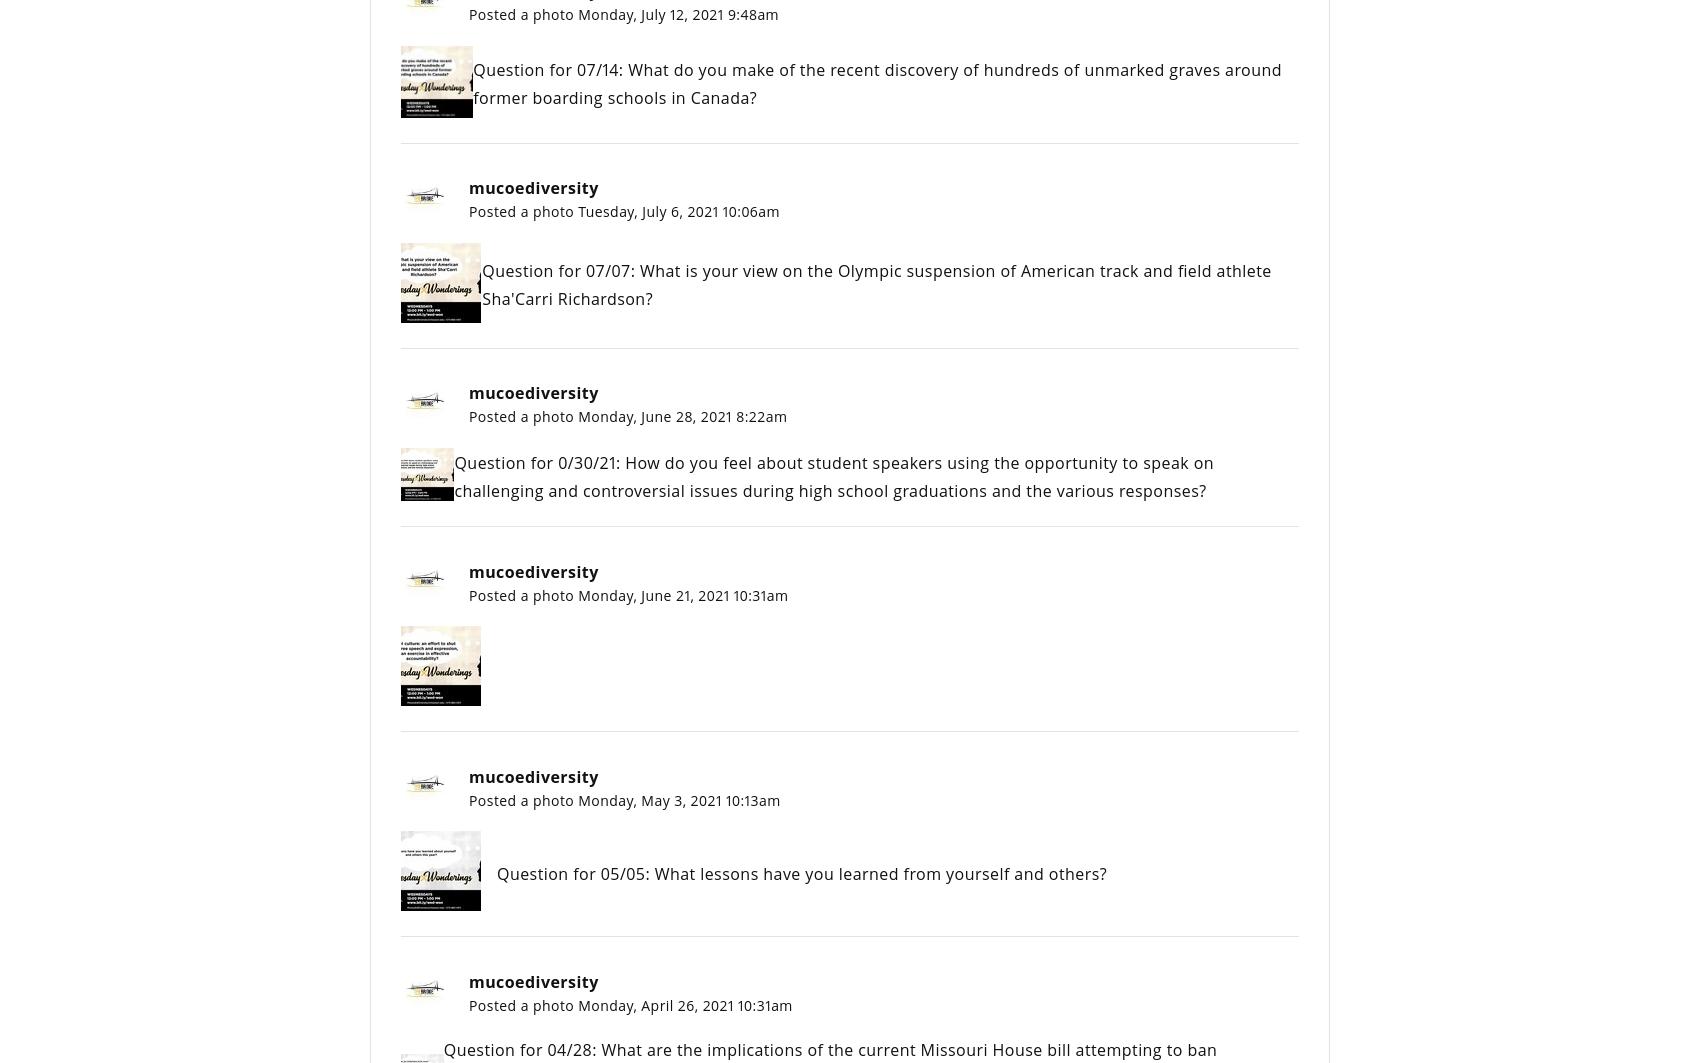  Describe the element at coordinates (801, 872) in the screenshot. I see `'Question for 05/05: What lessons have you learned from yourself and others?'` at that location.